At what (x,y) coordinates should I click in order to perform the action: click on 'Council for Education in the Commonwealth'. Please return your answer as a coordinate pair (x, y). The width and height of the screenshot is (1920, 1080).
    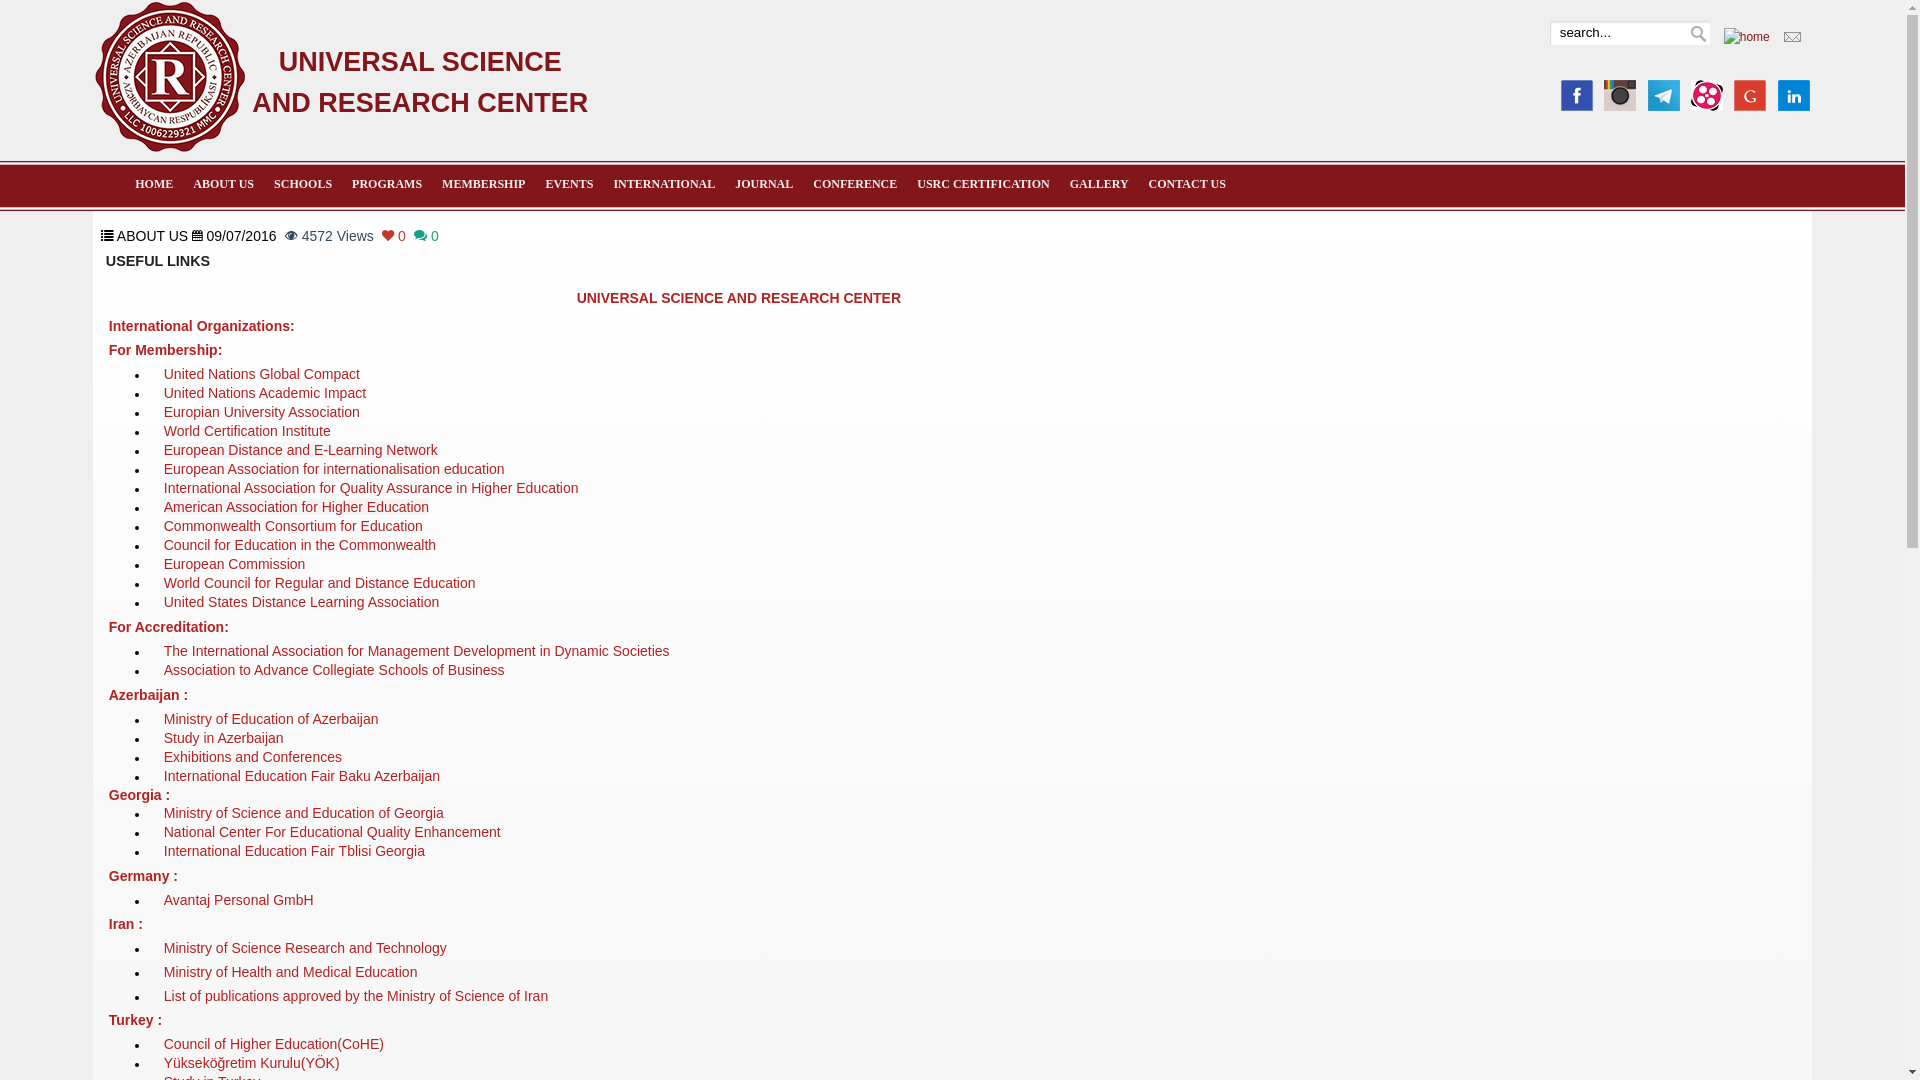
    Looking at the image, I should click on (298, 548).